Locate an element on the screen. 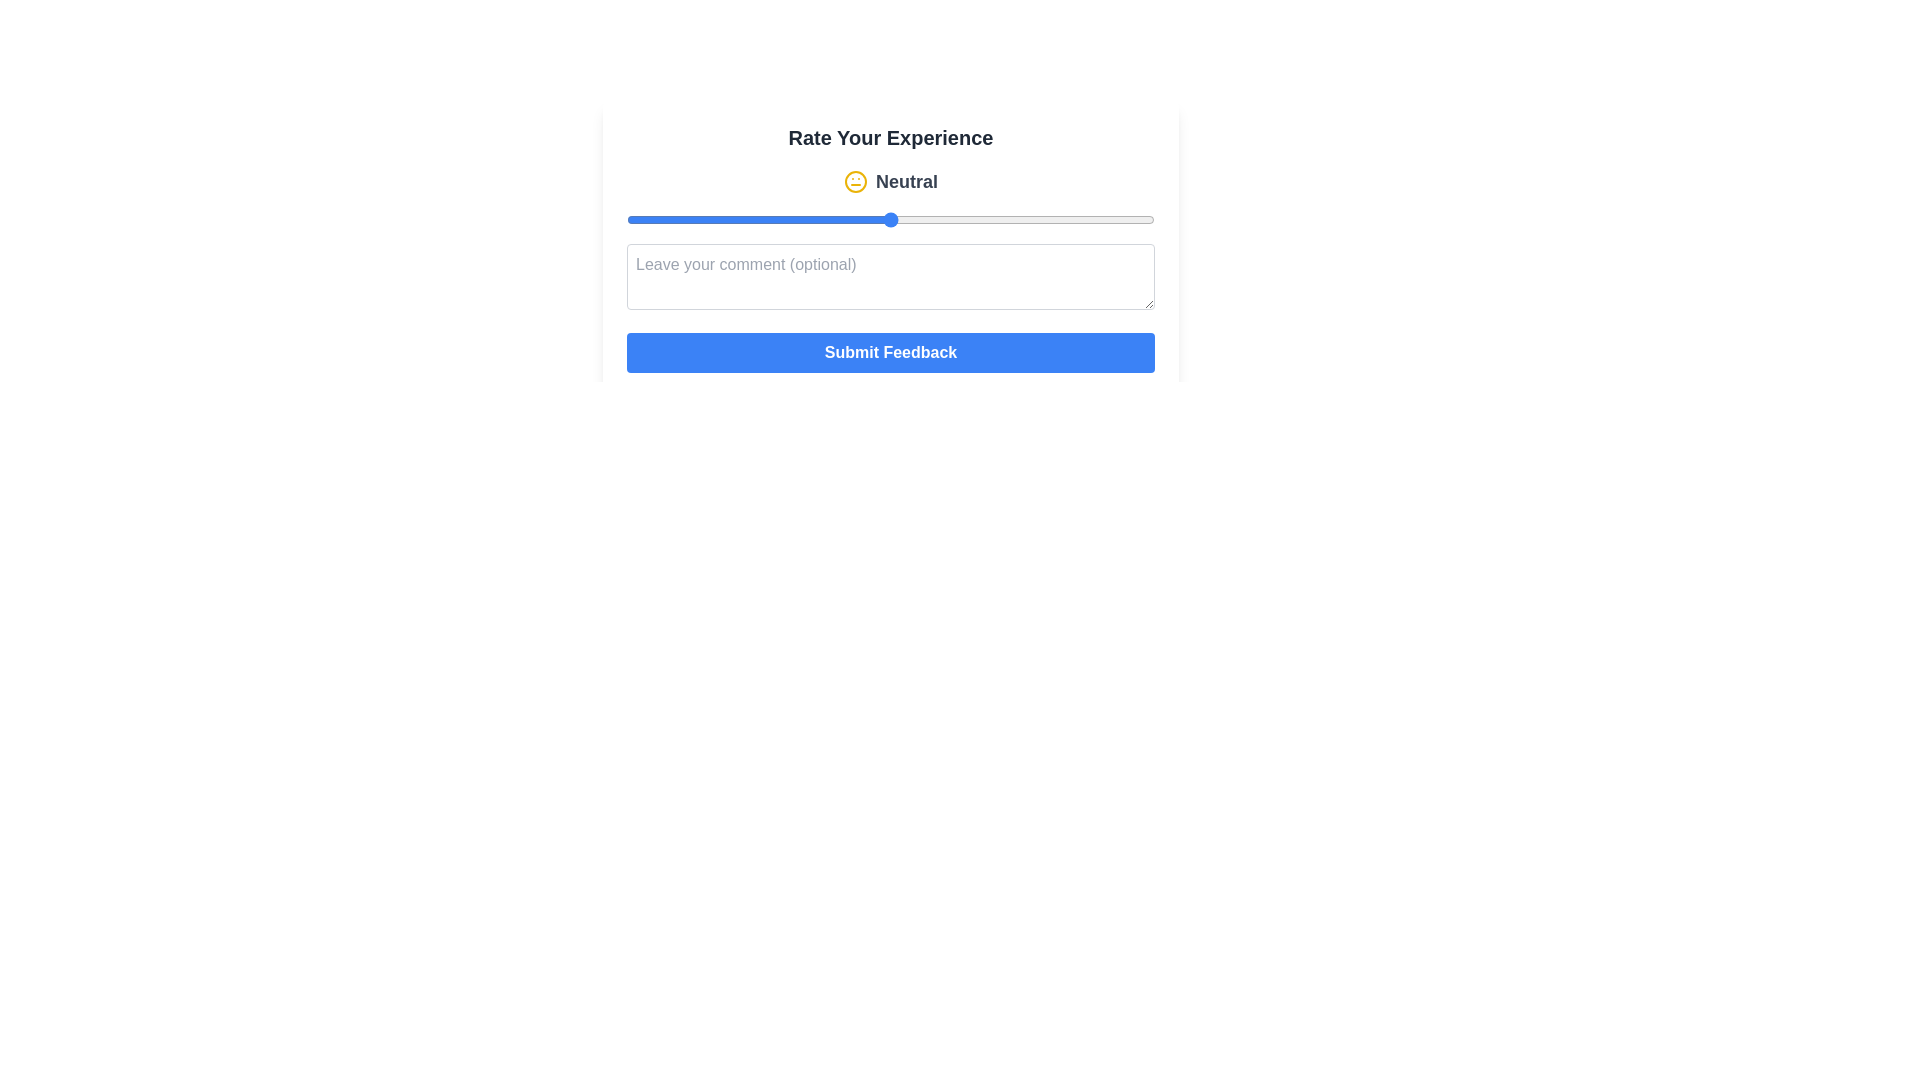 The height and width of the screenshot is (1080, 1920). the slider to set the rating to 2 and observe the changes in the emoji and label is located at coordinates (757, 219).